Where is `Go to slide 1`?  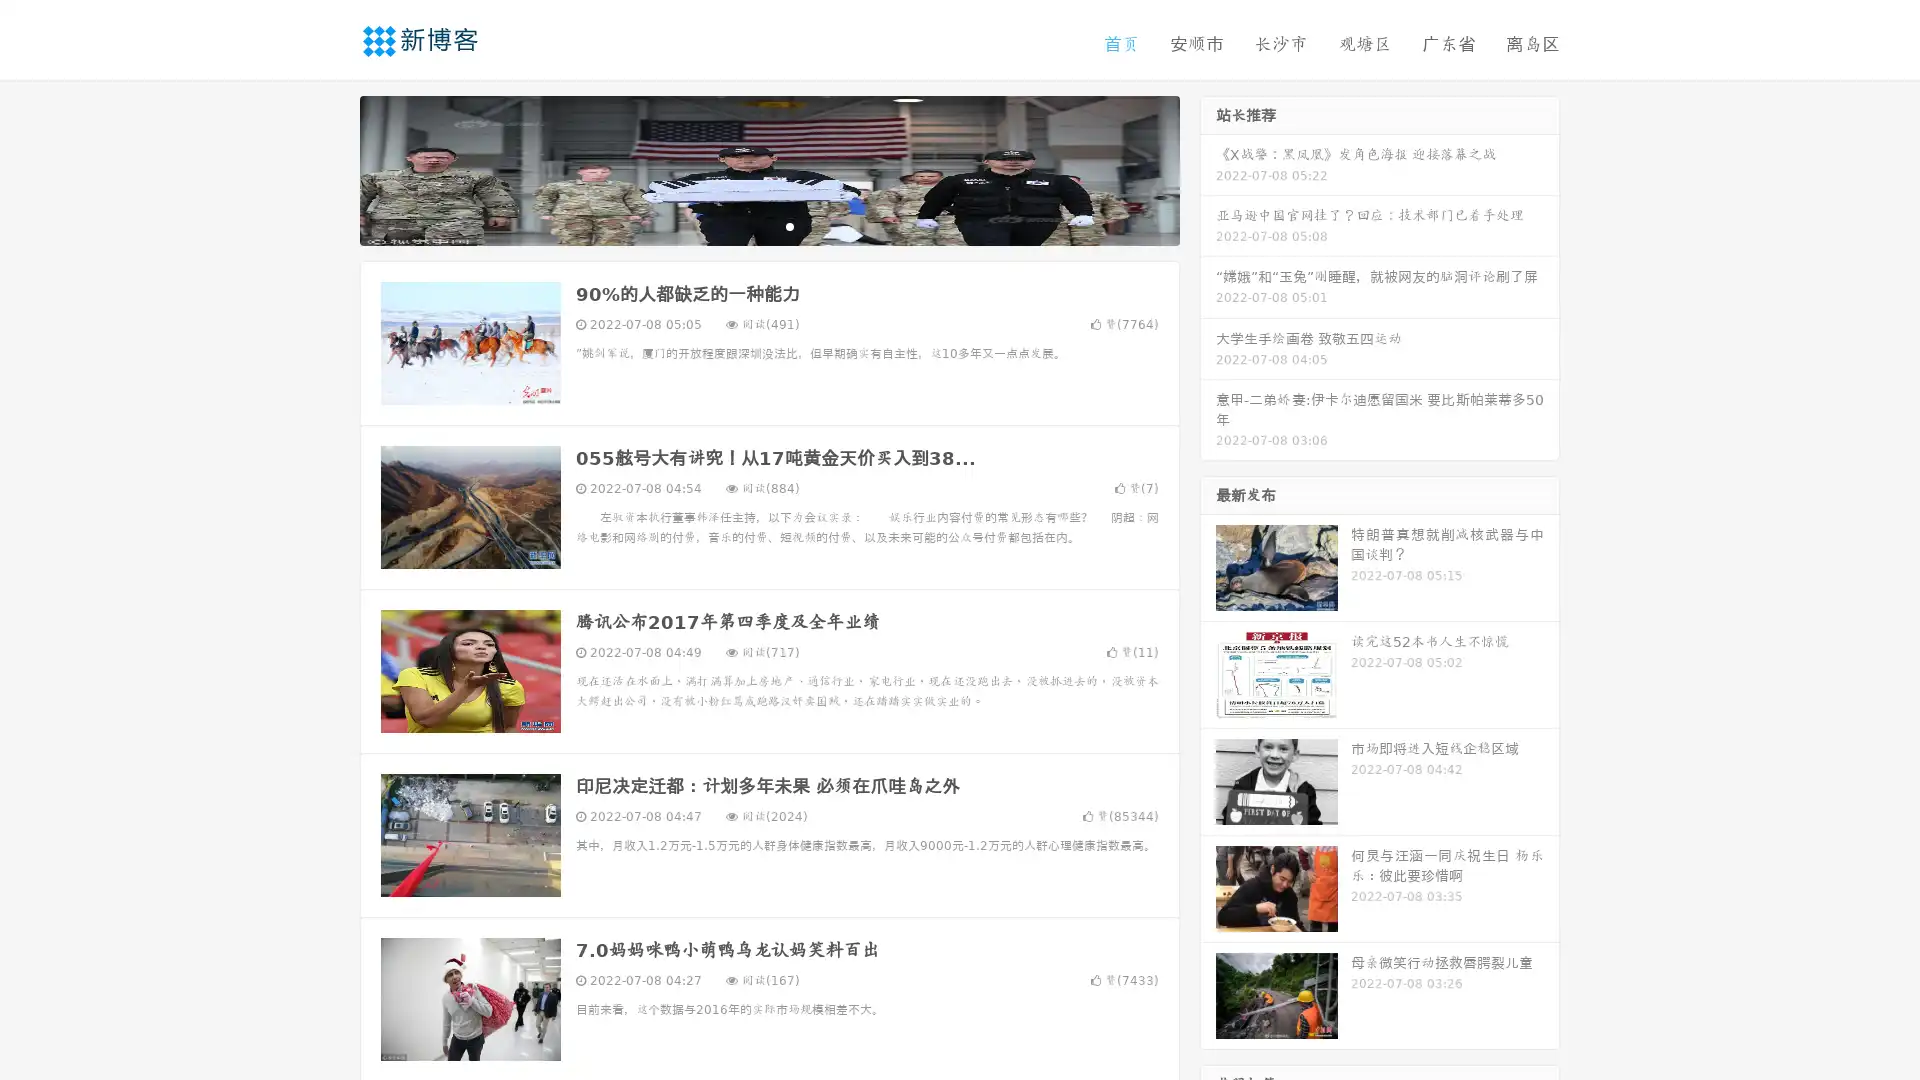
Go to slide 1 is located at coordinates (748, 225).